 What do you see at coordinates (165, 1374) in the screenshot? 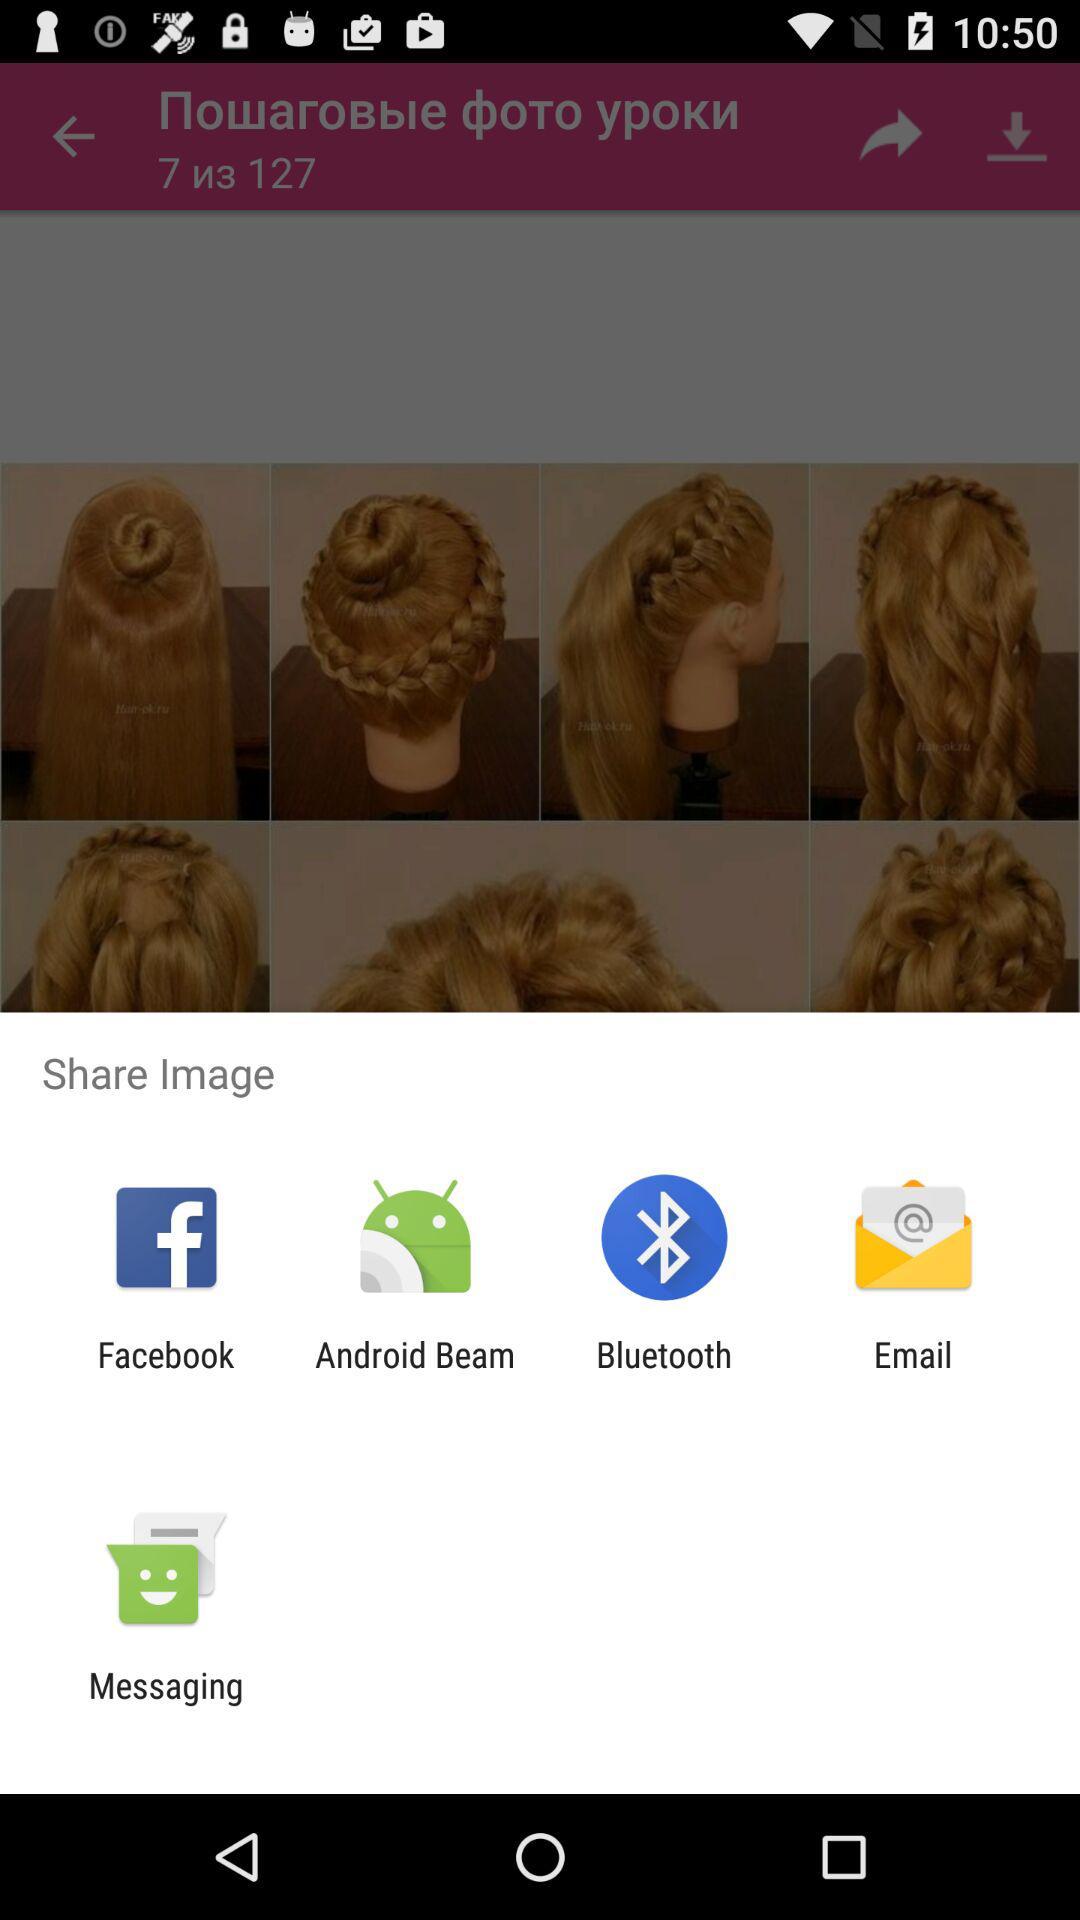
I see `facebook app` at bounding box center [165, 1374].